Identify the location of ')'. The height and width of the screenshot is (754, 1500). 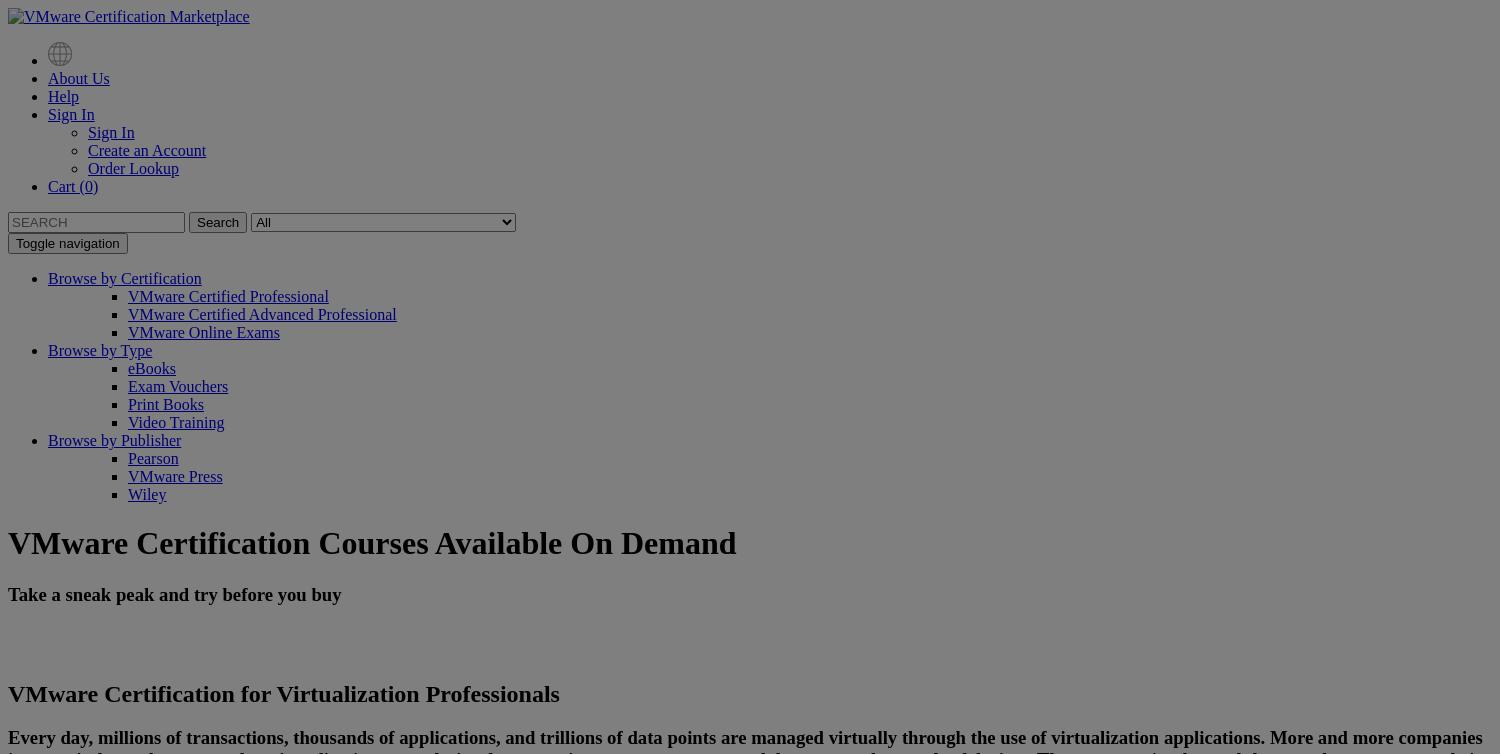
(90, 186).